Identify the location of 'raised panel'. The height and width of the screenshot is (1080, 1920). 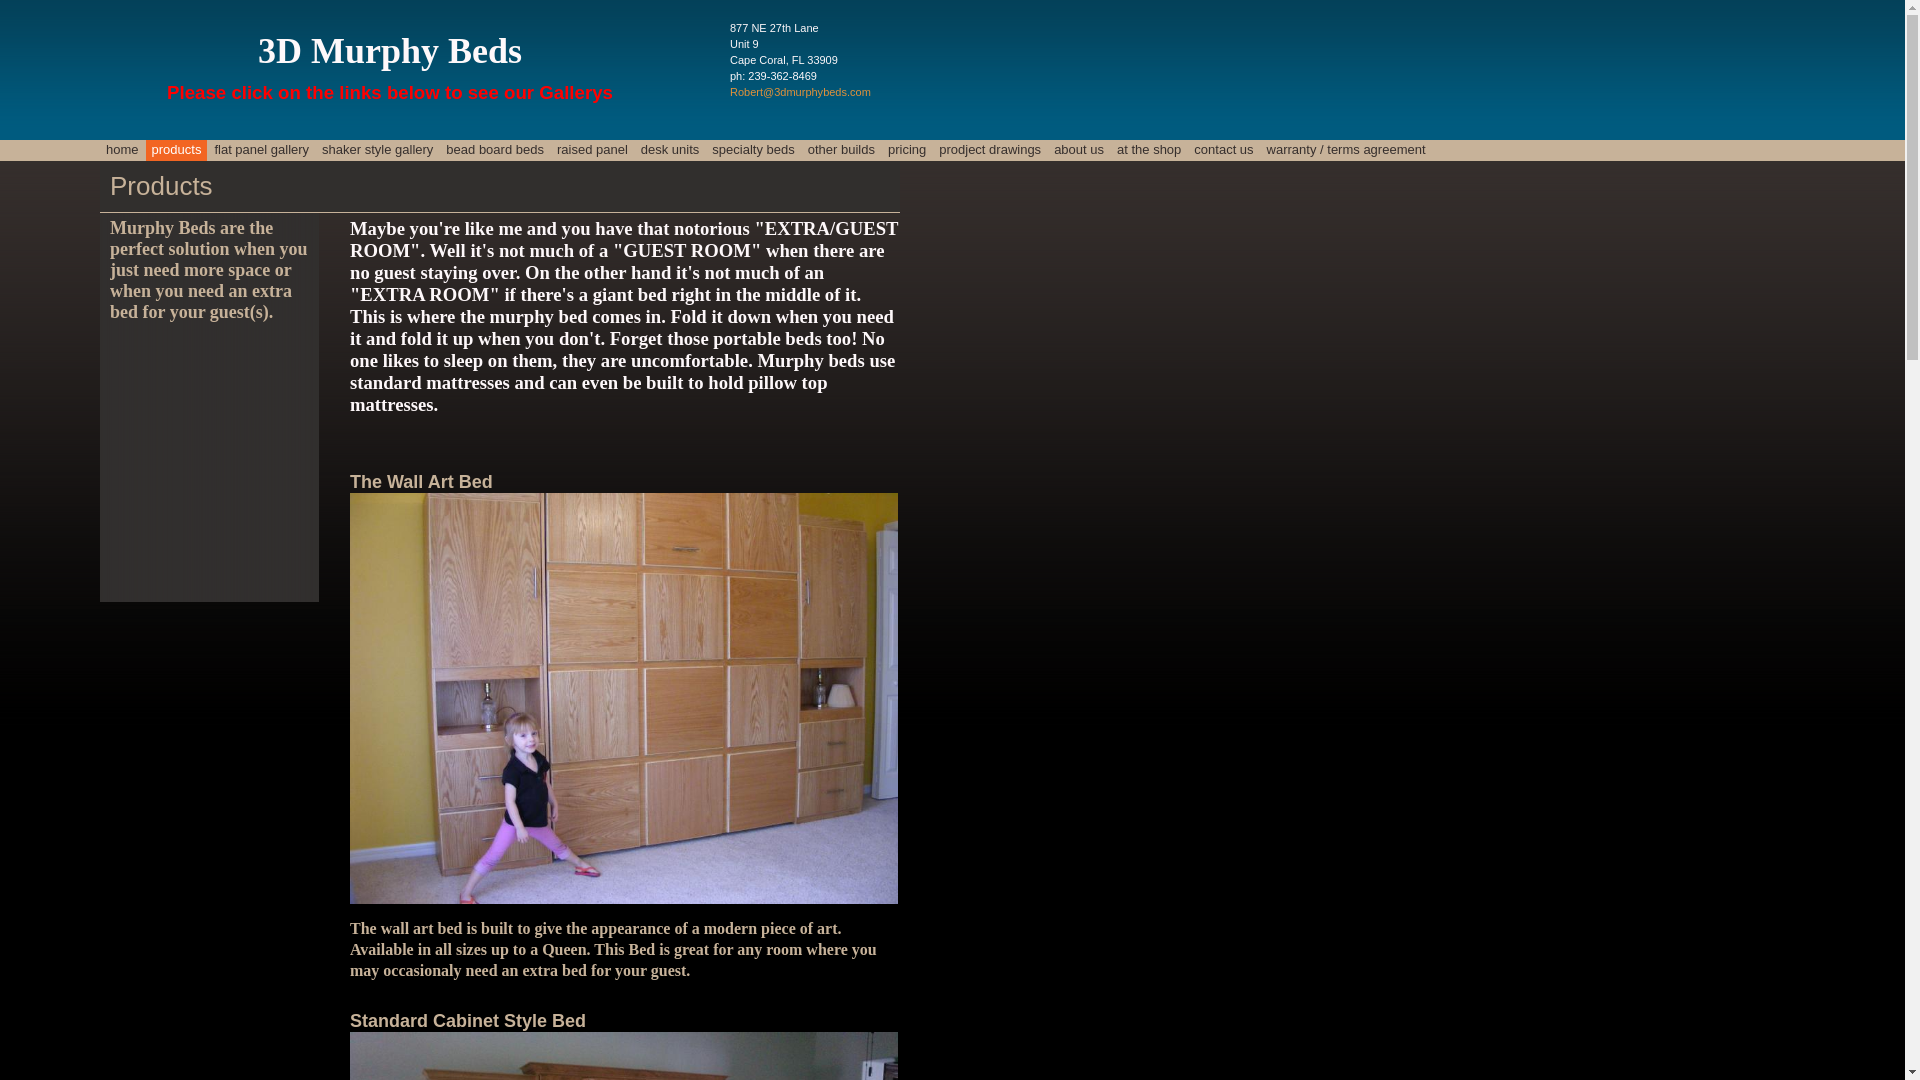
(591, 149).